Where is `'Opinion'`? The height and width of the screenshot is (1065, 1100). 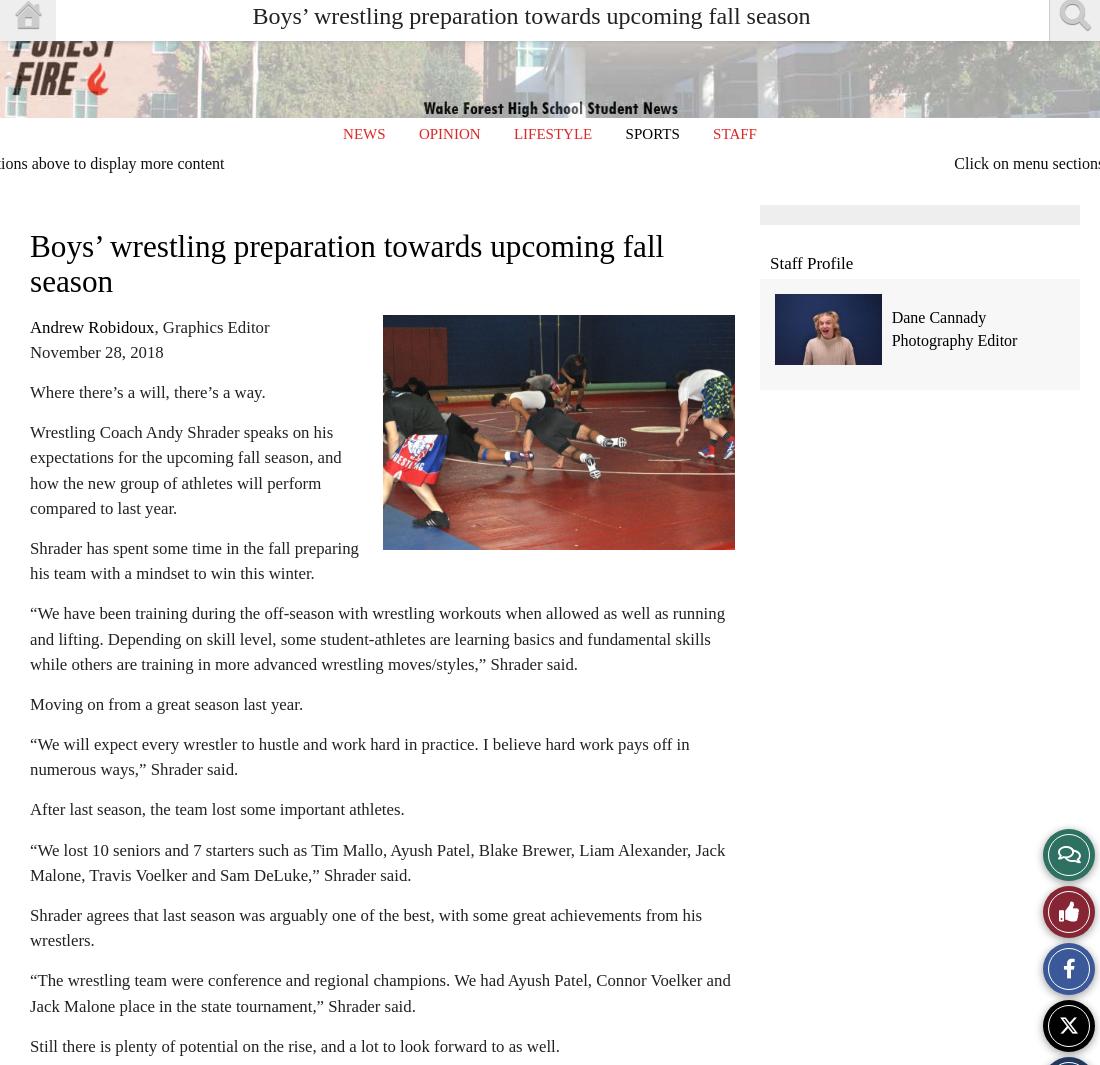
'Opinion' is located at coordinates (448, 132).